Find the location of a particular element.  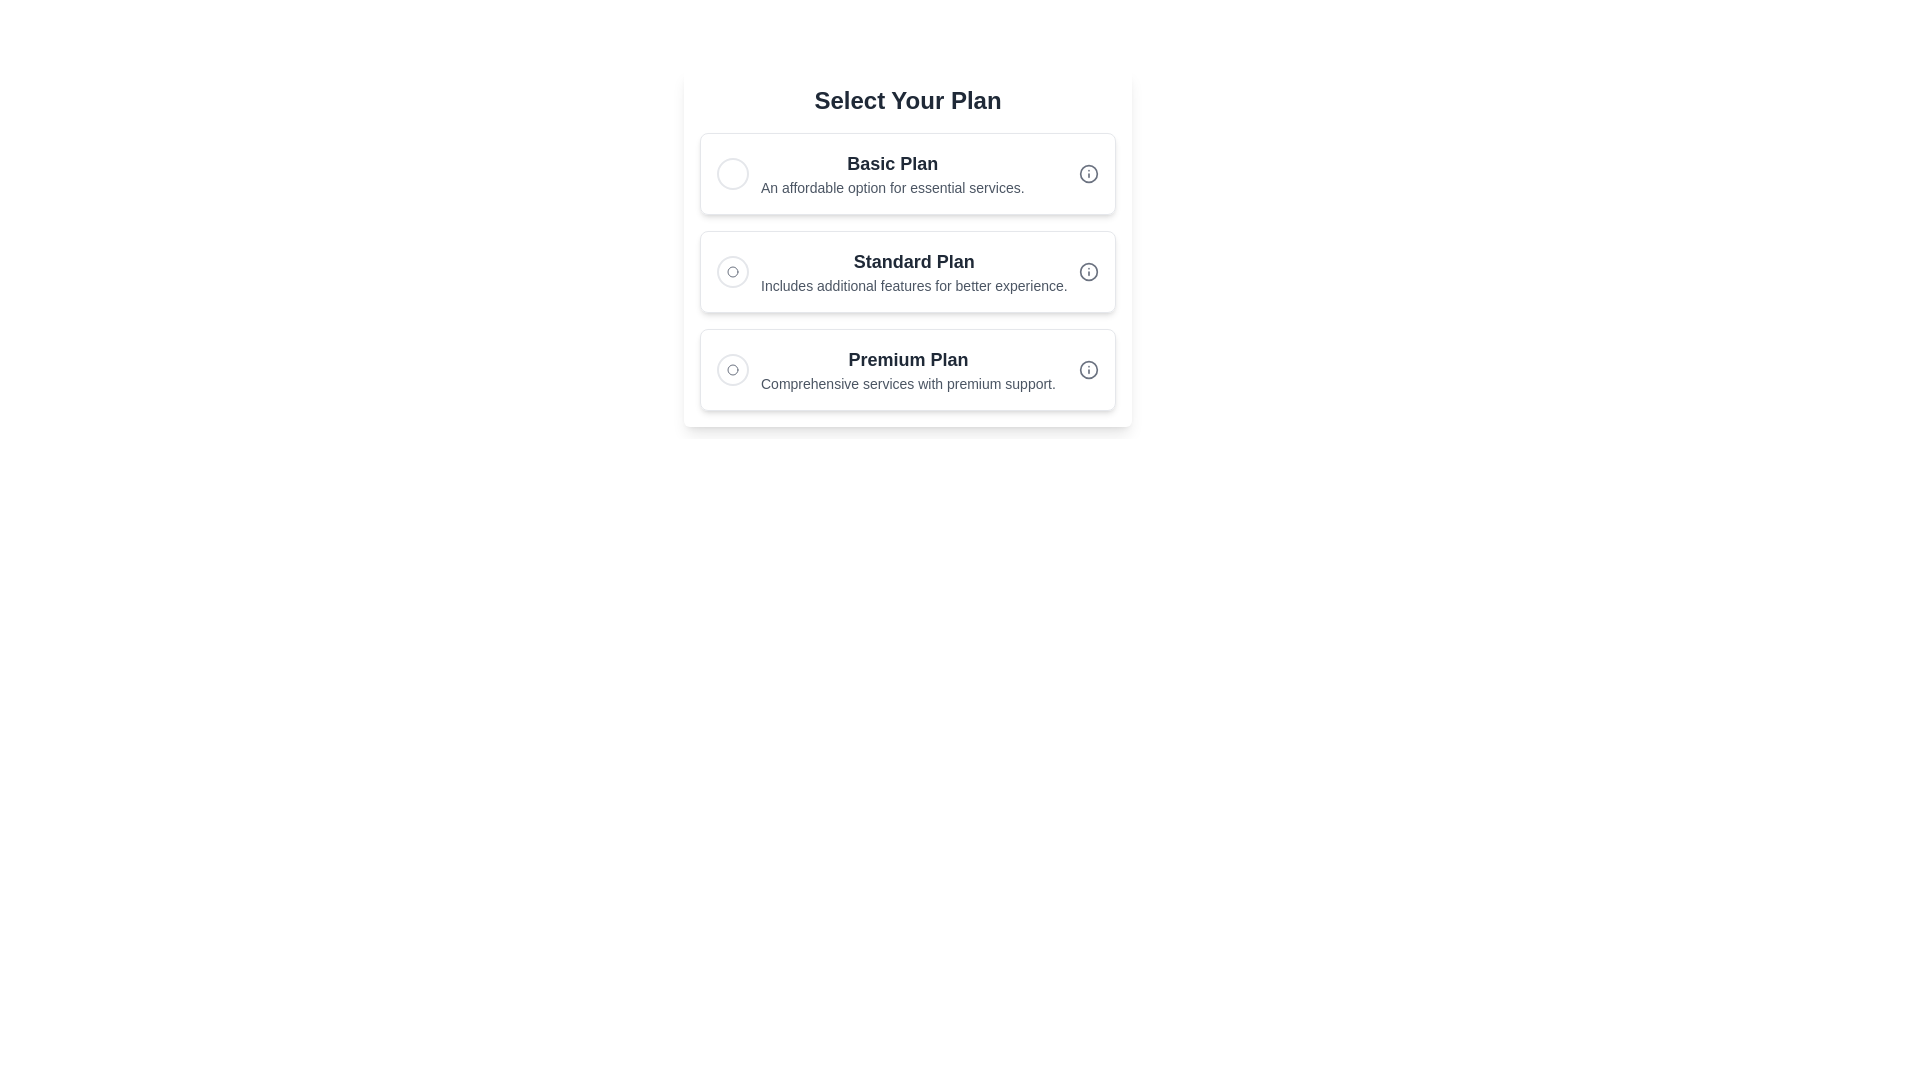

the 'Basic Plan' text label in the list of selectable plans is located at coordinates (891, 172).